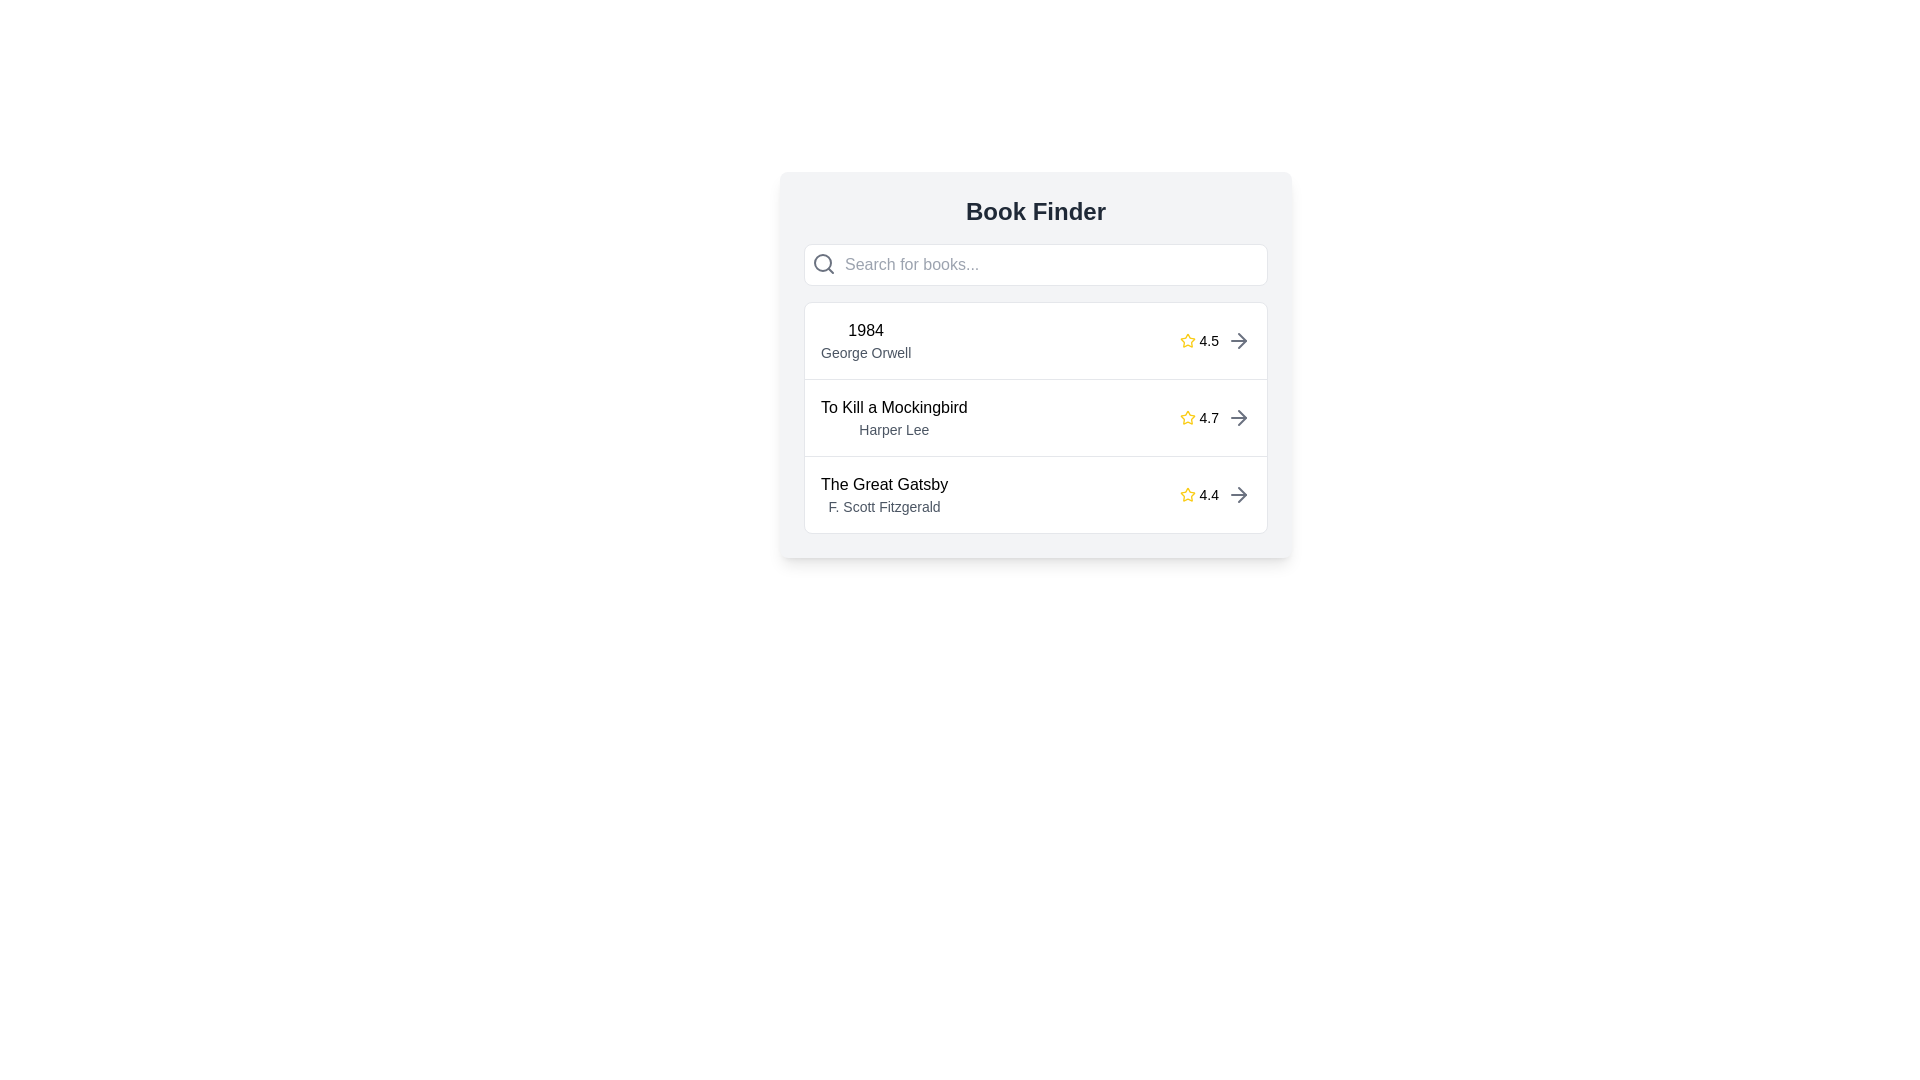  What do you see at coordinates (1199, 416) in the screenshot?
I see `the star icon associated with the rating '4.7' next to the book 'To Kill a Mockingbird' by Harper Lee` at bounding box center [1199, 416].